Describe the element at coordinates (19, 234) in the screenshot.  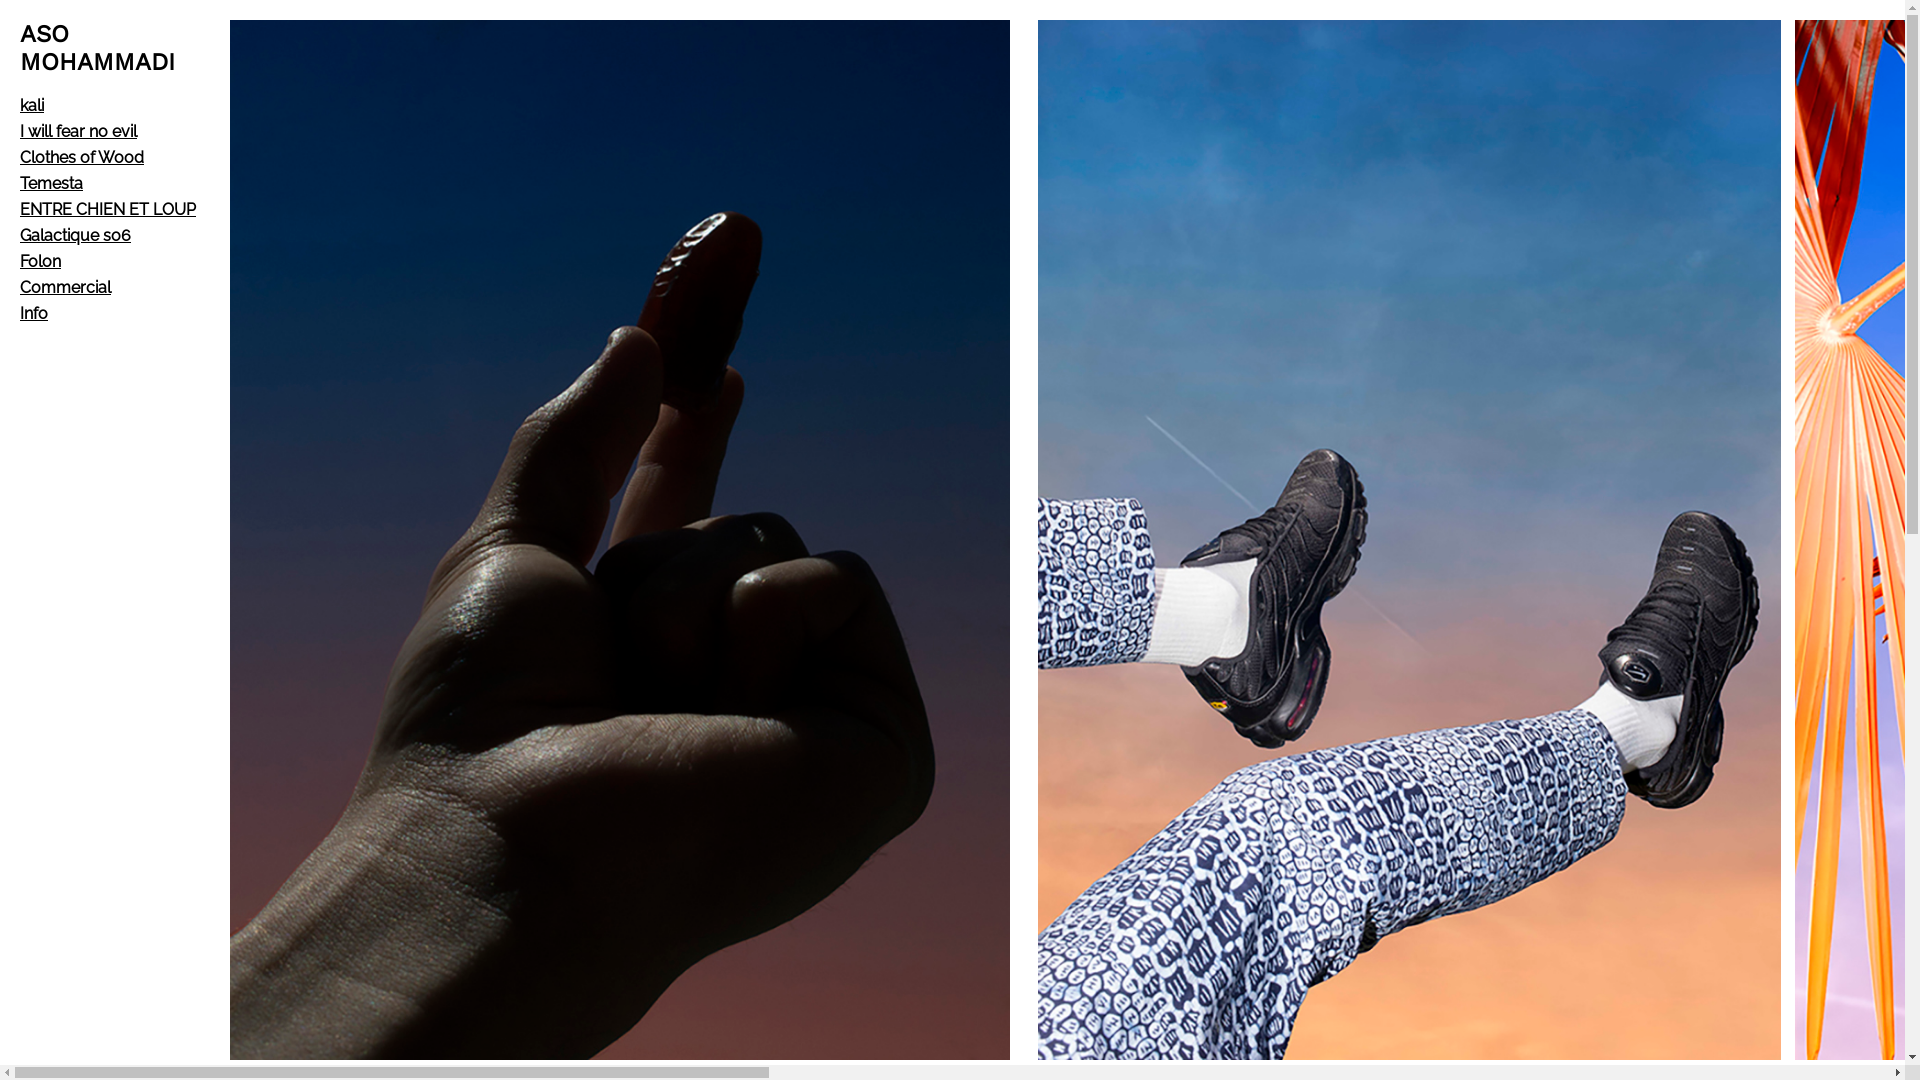
I see `'Galactique so6'` at that location.